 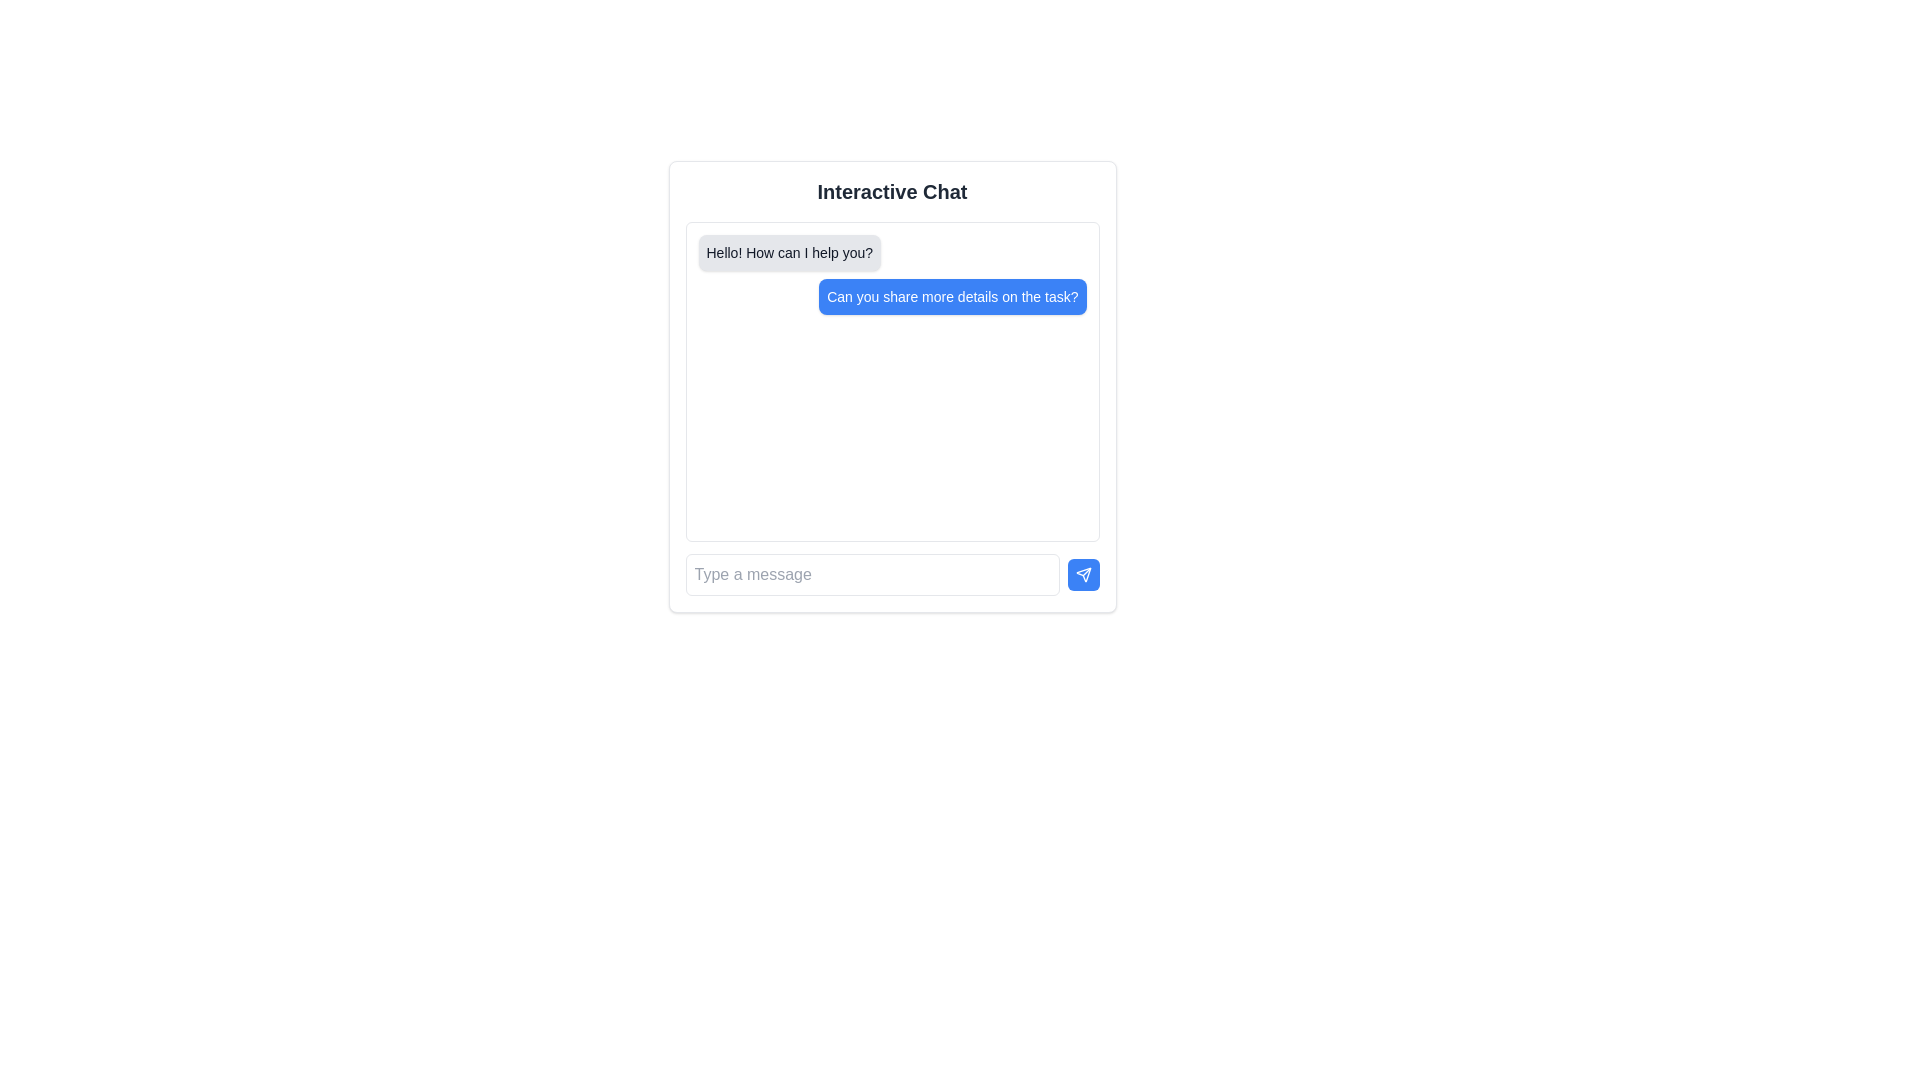 What do you see at coordinates (891, 300) in the screenshot?
I see `the second chat response bubble in the chat interface that displays user feedback, positioned below the gray 'Hello! How can I help you?' bubble` at bounding box center [891, 300].